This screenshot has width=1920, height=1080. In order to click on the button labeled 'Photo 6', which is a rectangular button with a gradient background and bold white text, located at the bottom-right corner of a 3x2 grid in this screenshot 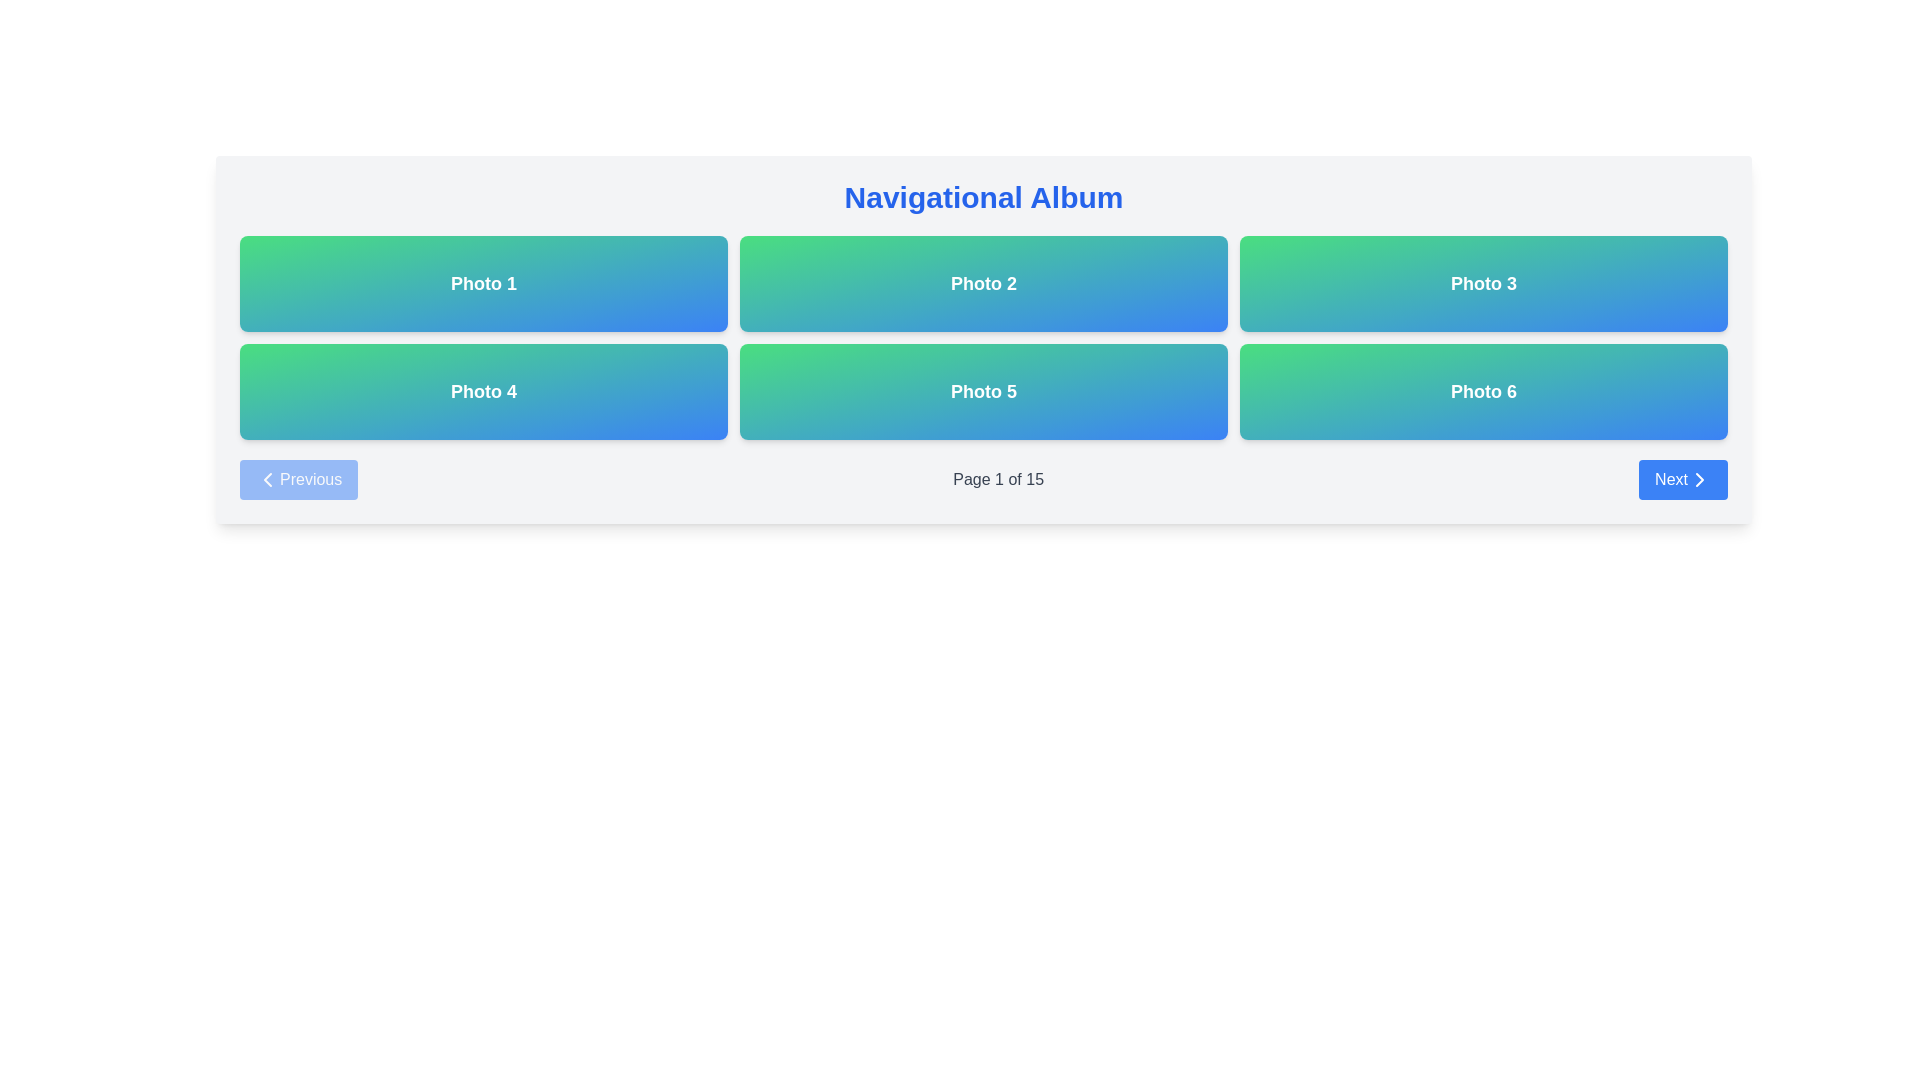, I will do `click(1483, 392)`.